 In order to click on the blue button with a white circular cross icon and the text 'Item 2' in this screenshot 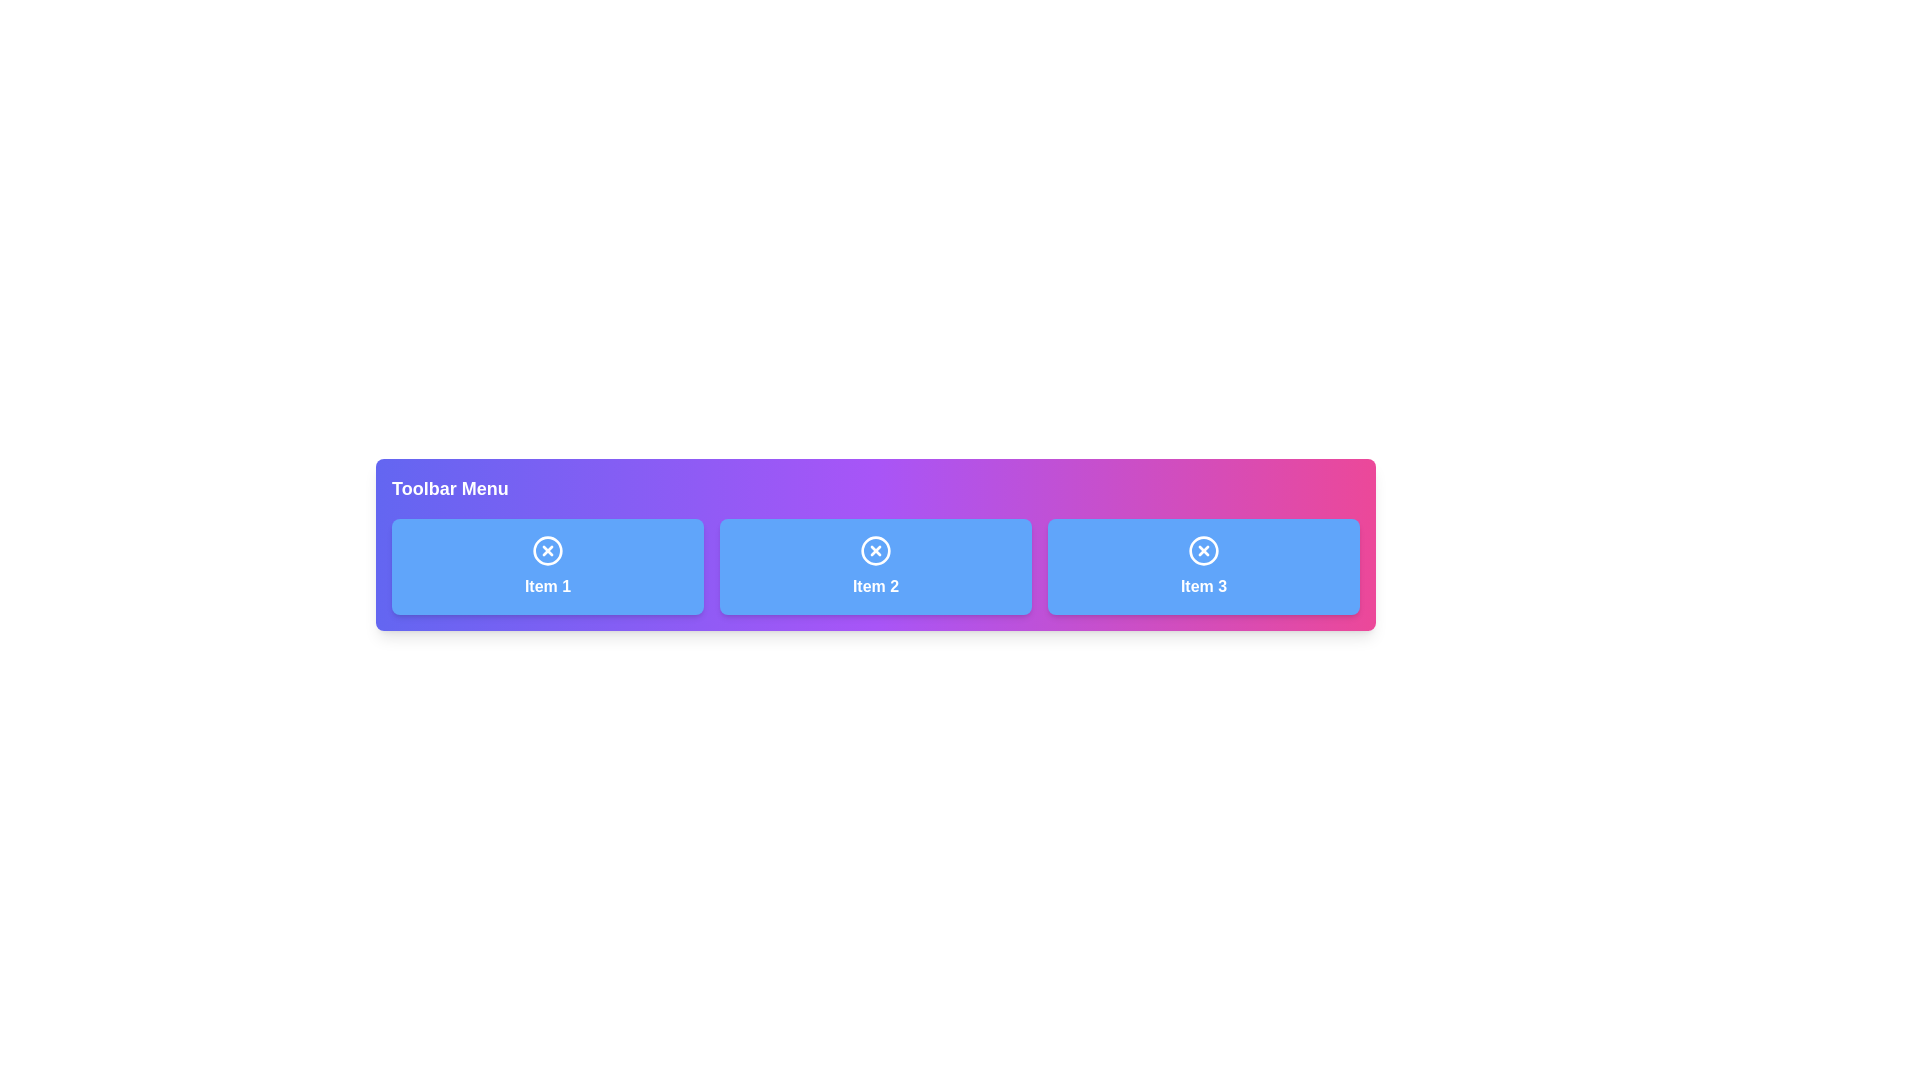, I will do `click(875, 567)`.